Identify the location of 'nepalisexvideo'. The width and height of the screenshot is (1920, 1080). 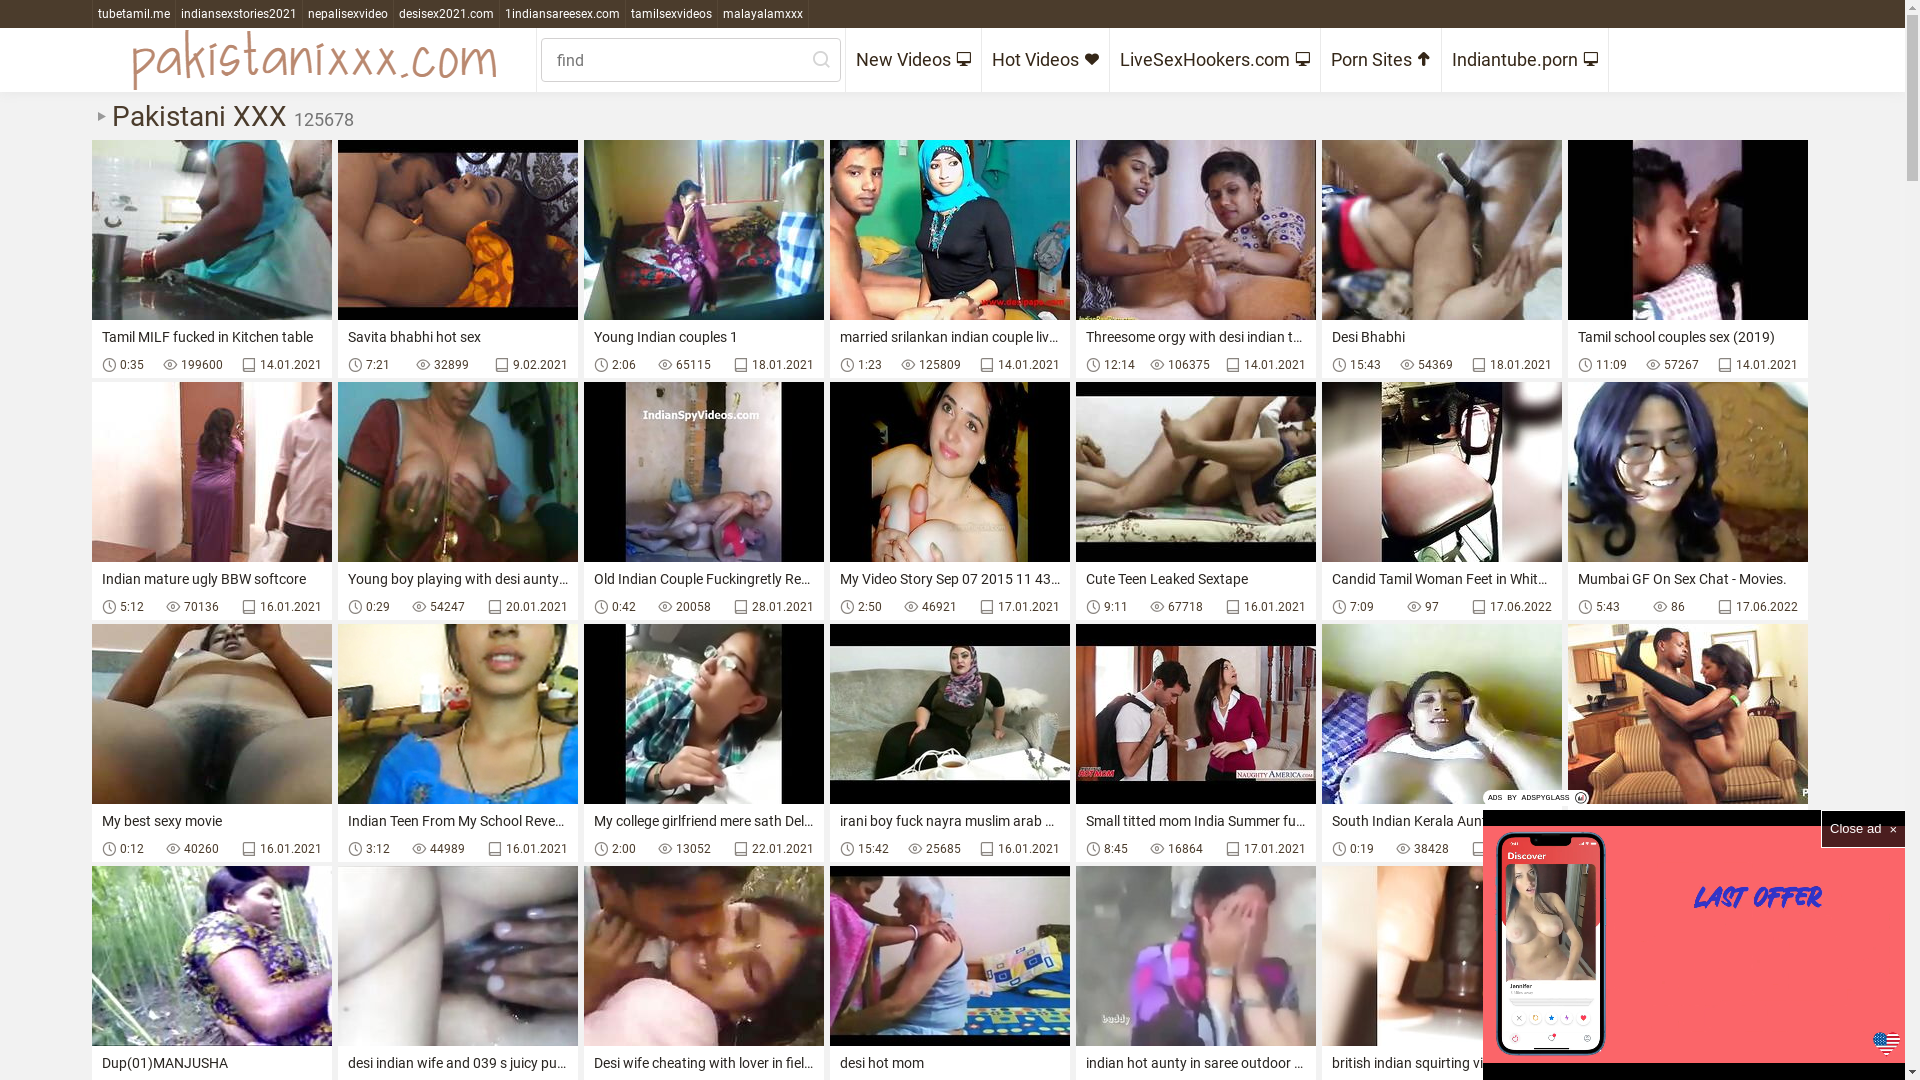
(347, 14).